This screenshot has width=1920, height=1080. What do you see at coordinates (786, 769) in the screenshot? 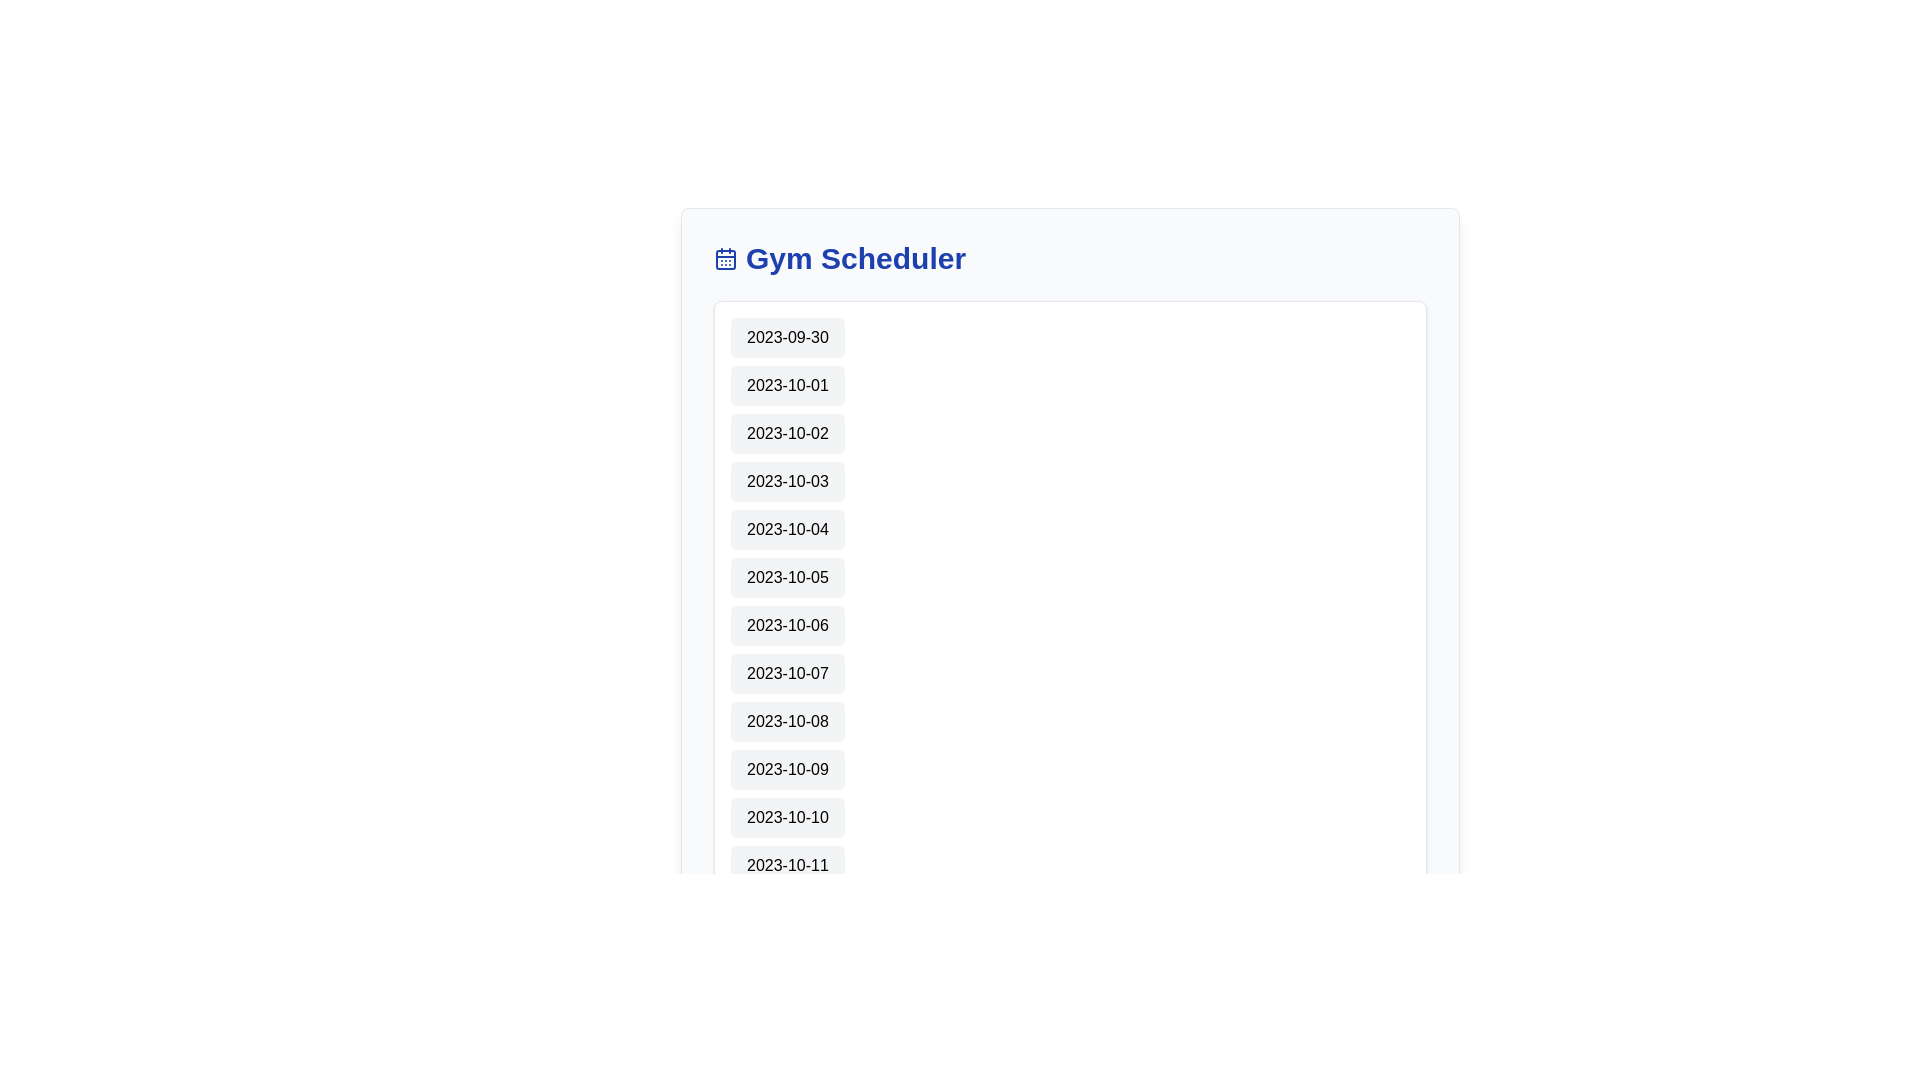
I see `the selectable date button for '2023-10-09' in the 'Gym Scheduler'` at bounding box center [786, 769].